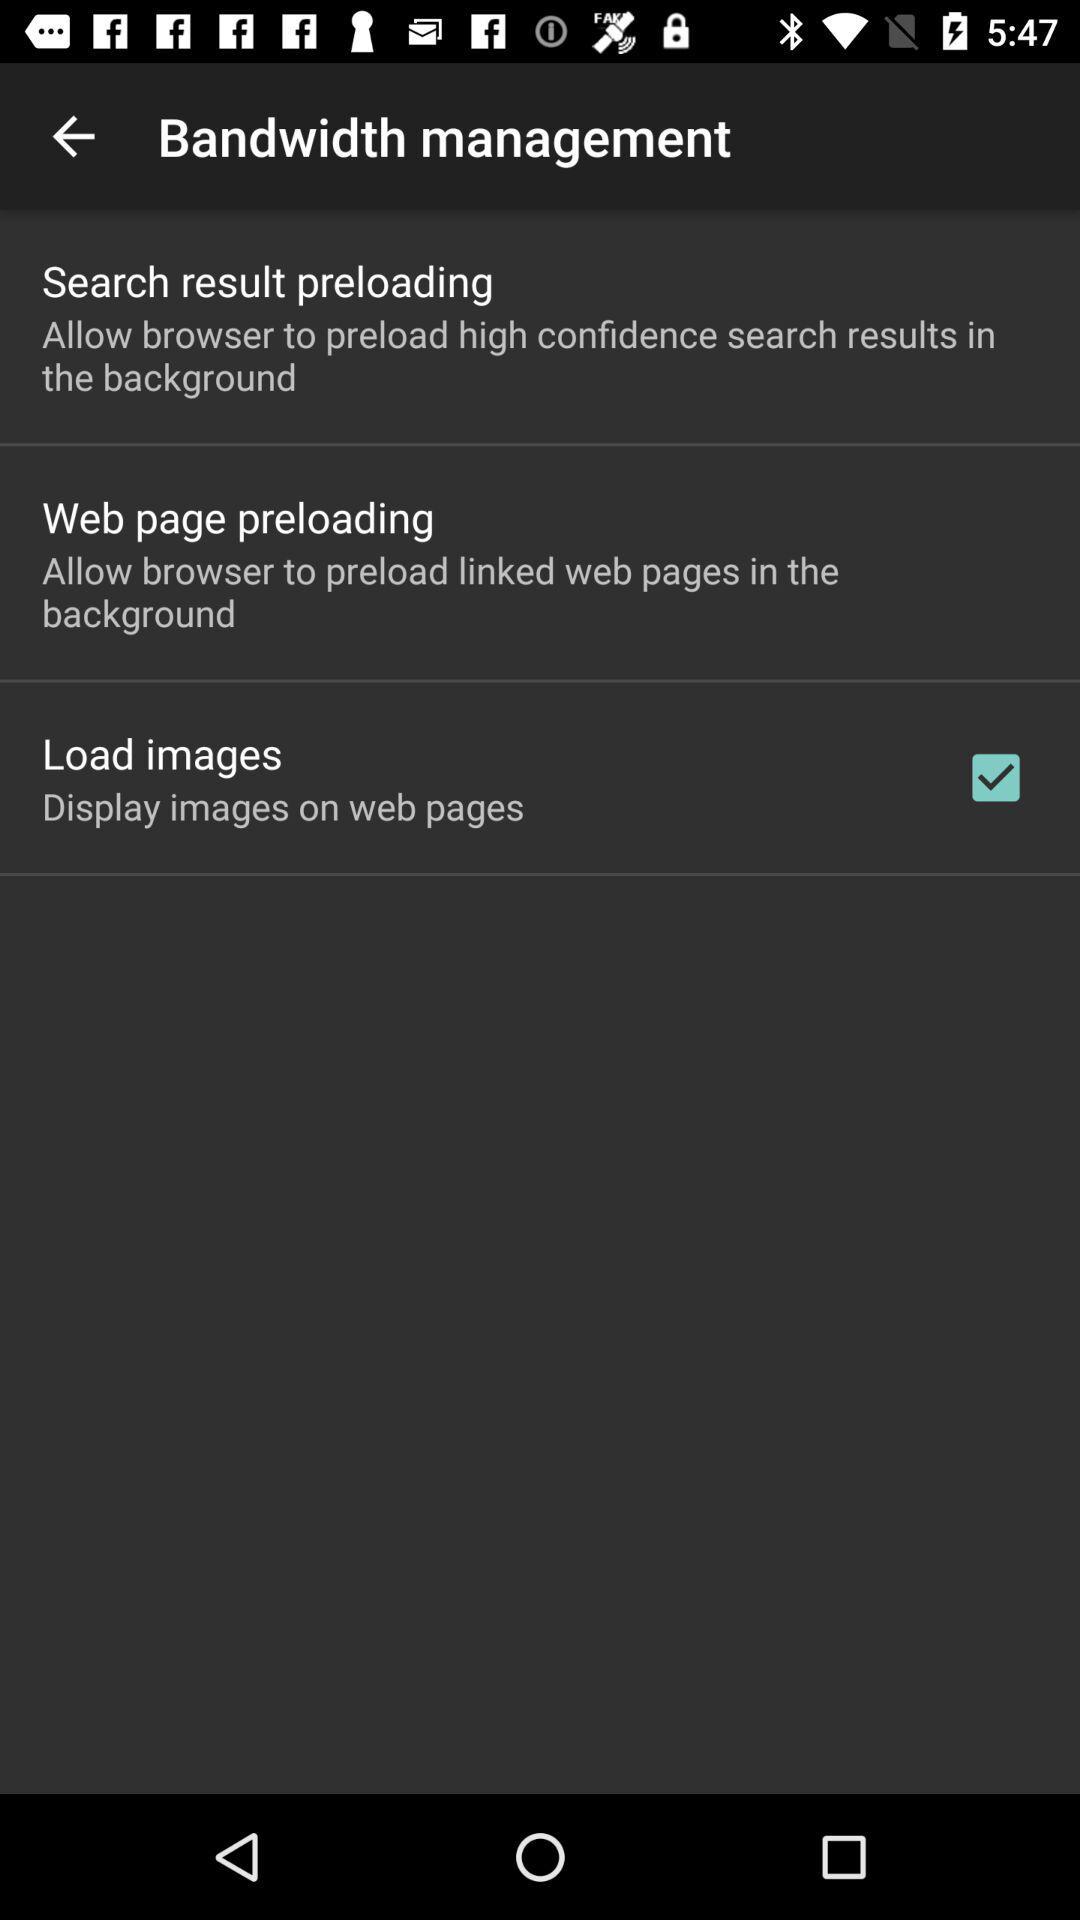 The image size is (1080, 1920). Describe the element at coordinates (237, 516) in the screenshot. I see `the web page preloading icon` at that location.